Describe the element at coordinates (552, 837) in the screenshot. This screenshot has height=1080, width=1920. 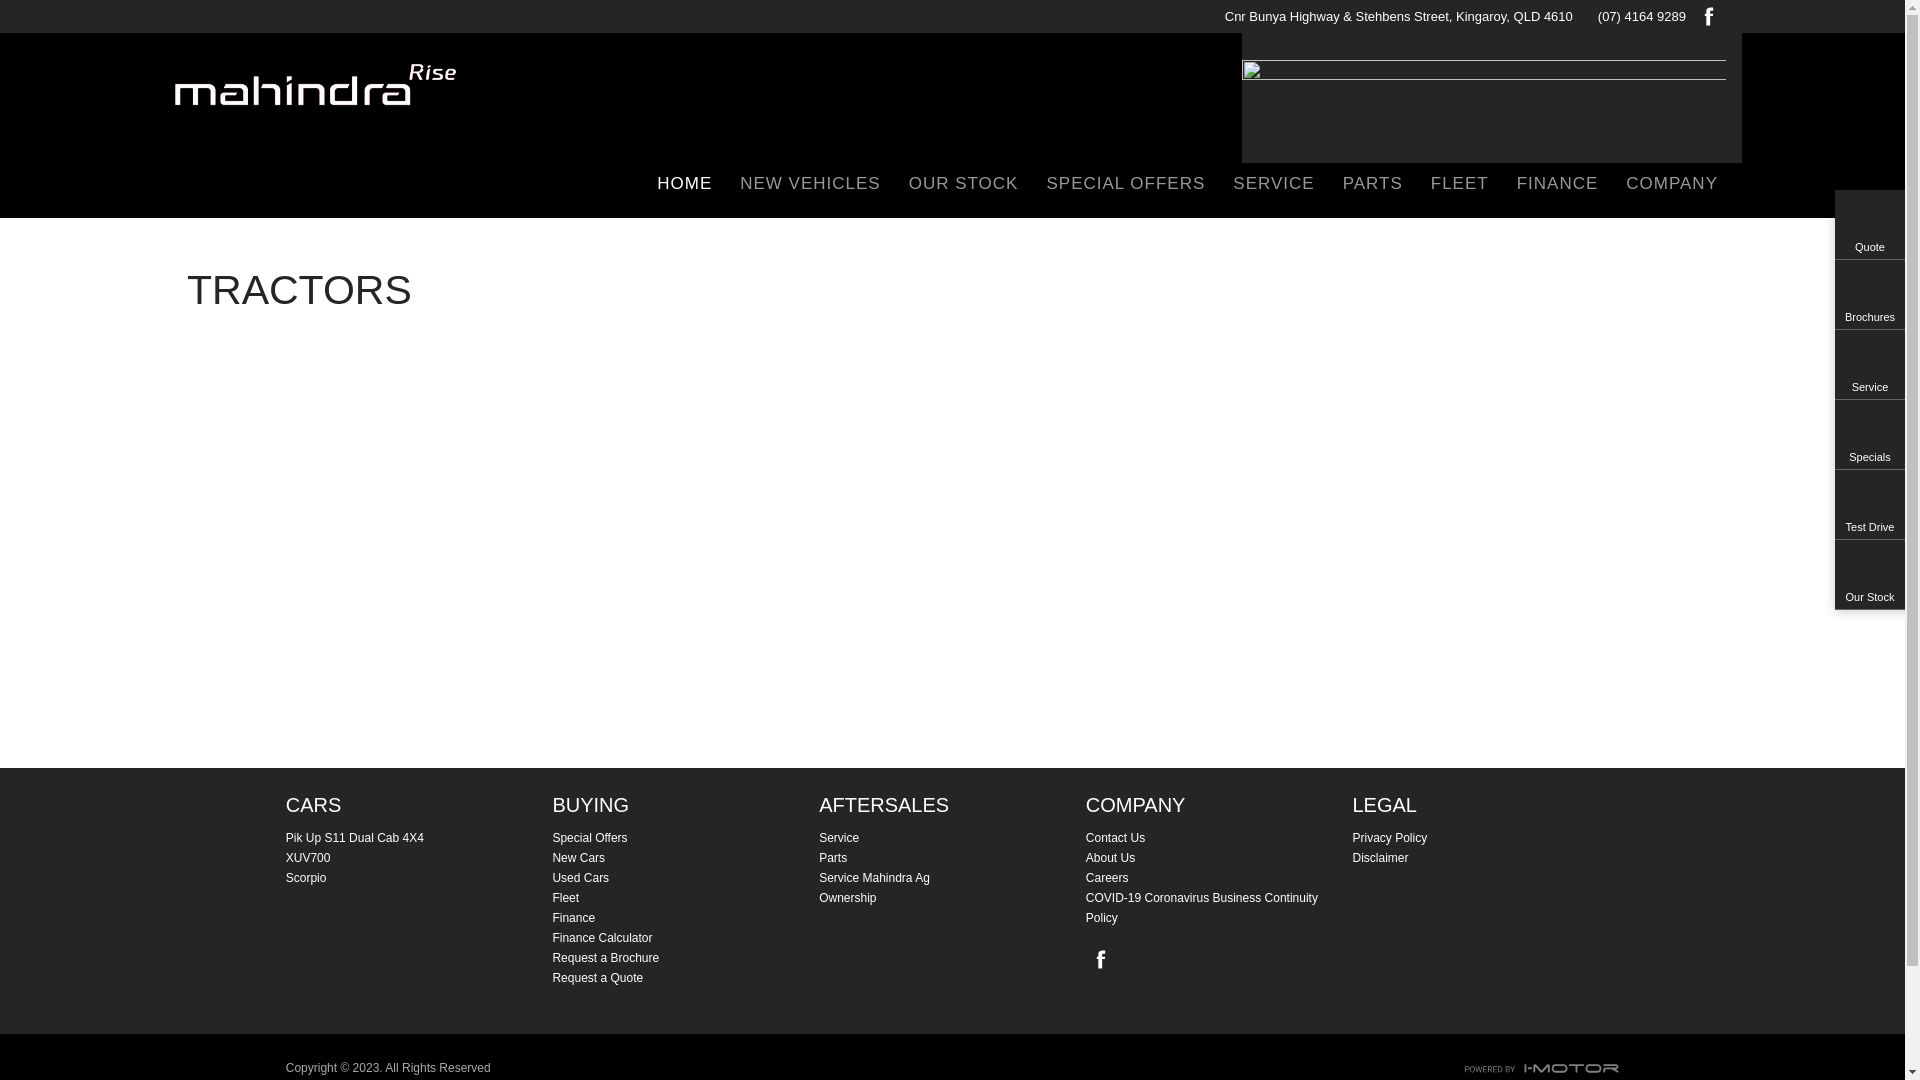
I see `'Special Offers'` at that location.